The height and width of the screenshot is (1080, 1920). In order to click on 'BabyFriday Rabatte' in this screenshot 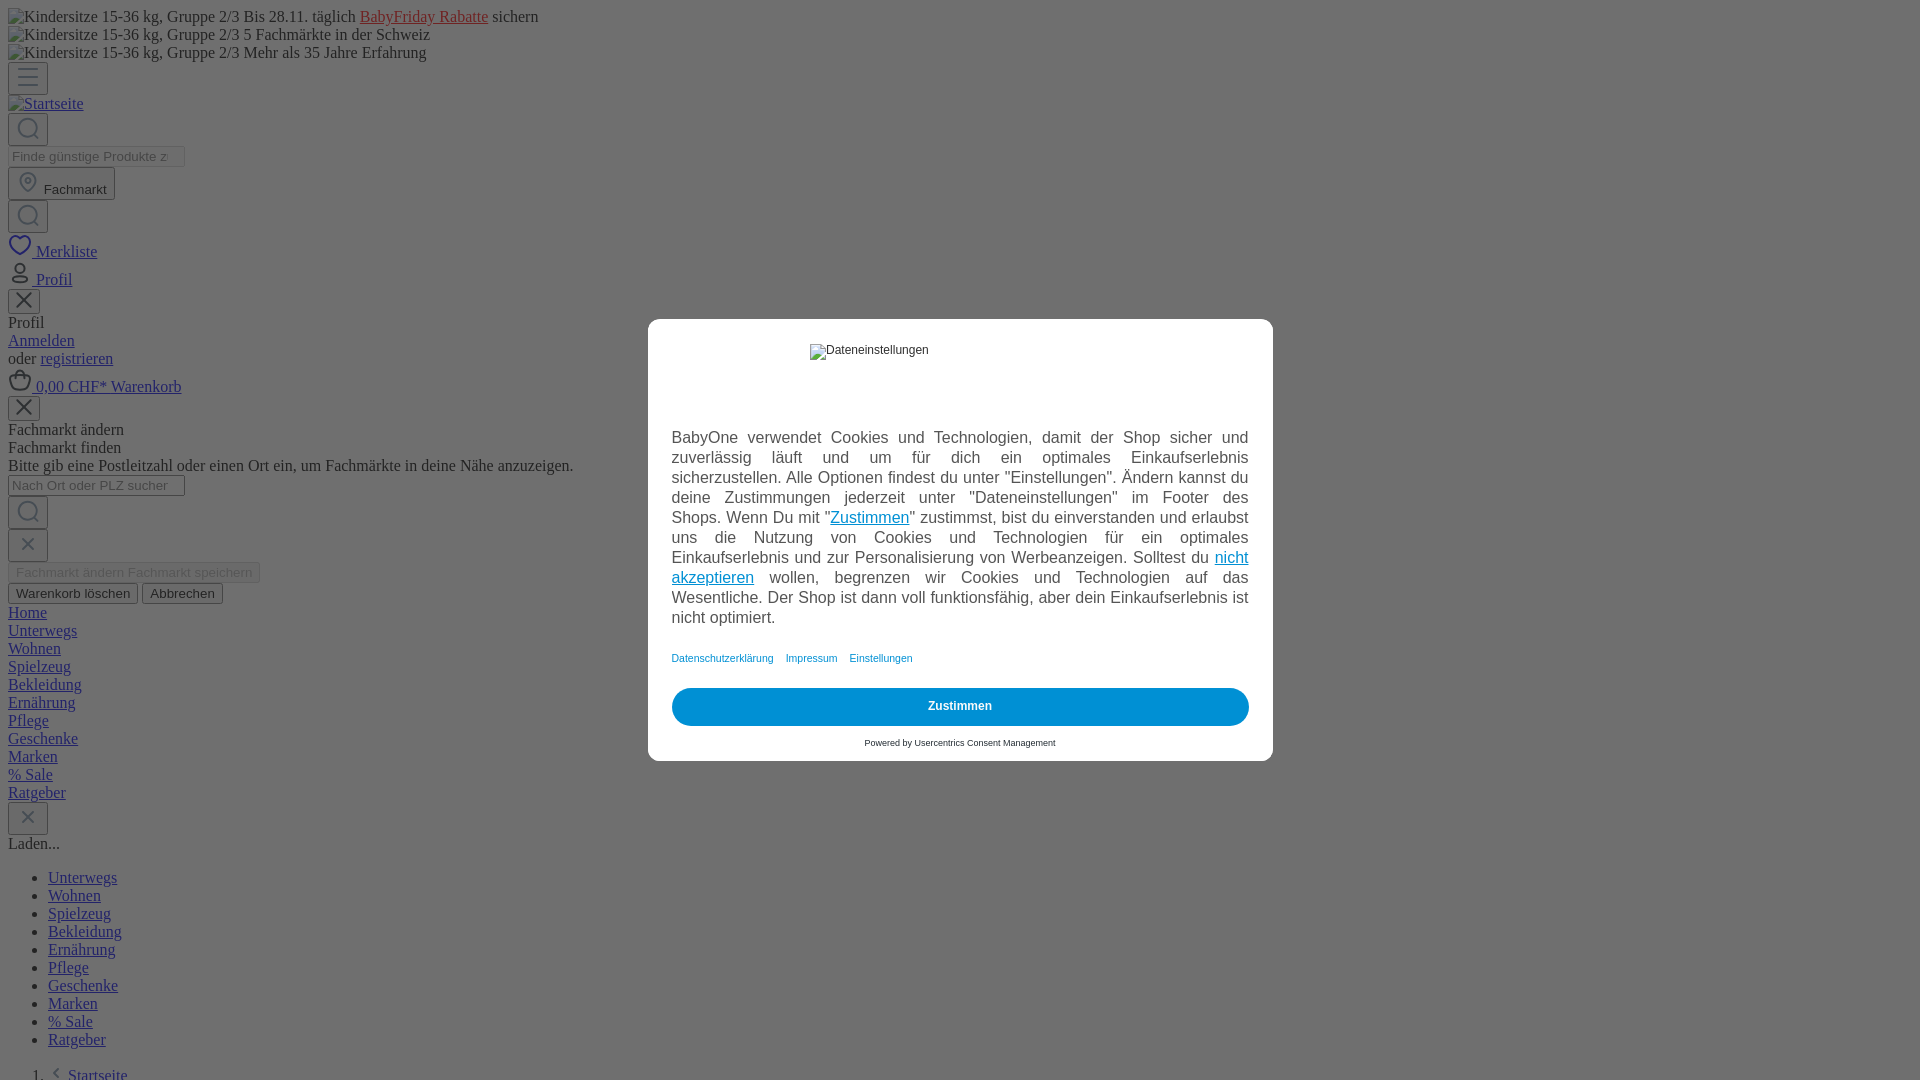, I will do `click(422, 16)`.